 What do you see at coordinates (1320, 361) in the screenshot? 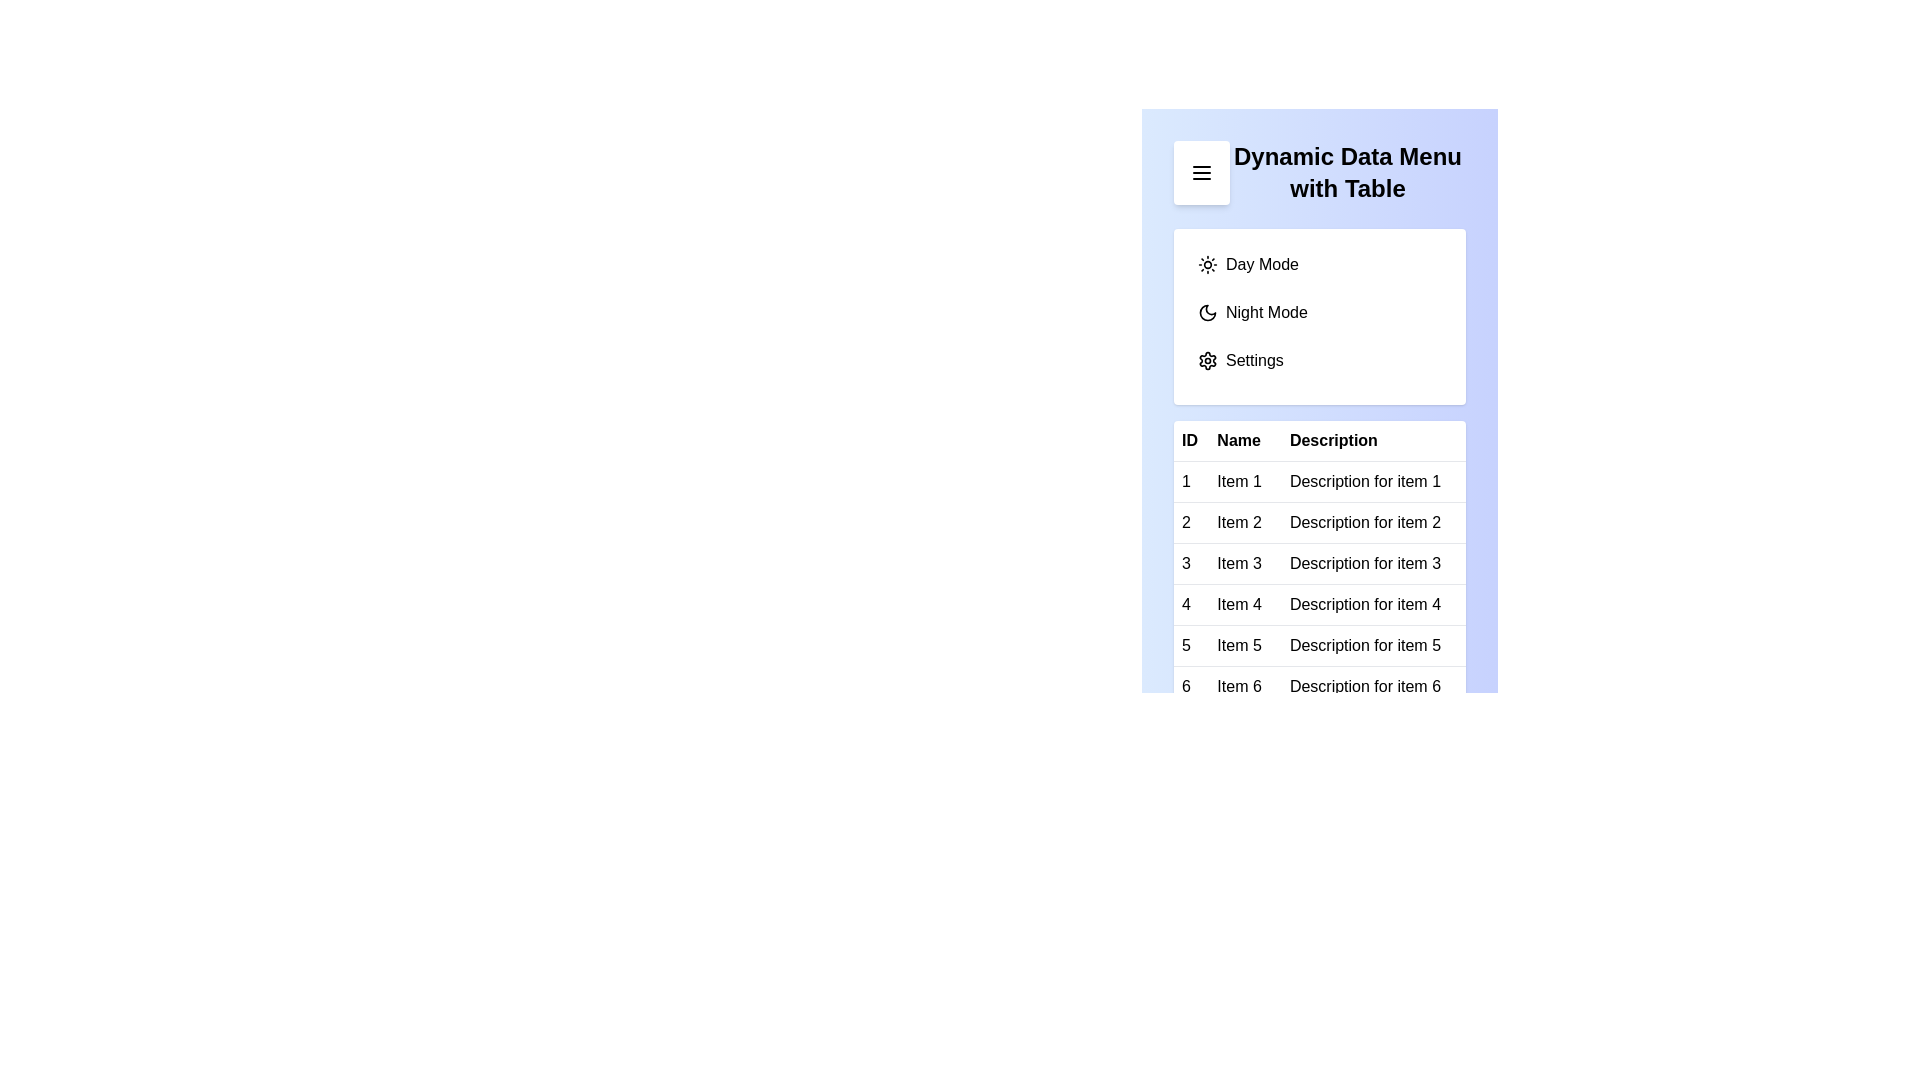
I see `'Settings' button` at bounding box center [1320, 361].